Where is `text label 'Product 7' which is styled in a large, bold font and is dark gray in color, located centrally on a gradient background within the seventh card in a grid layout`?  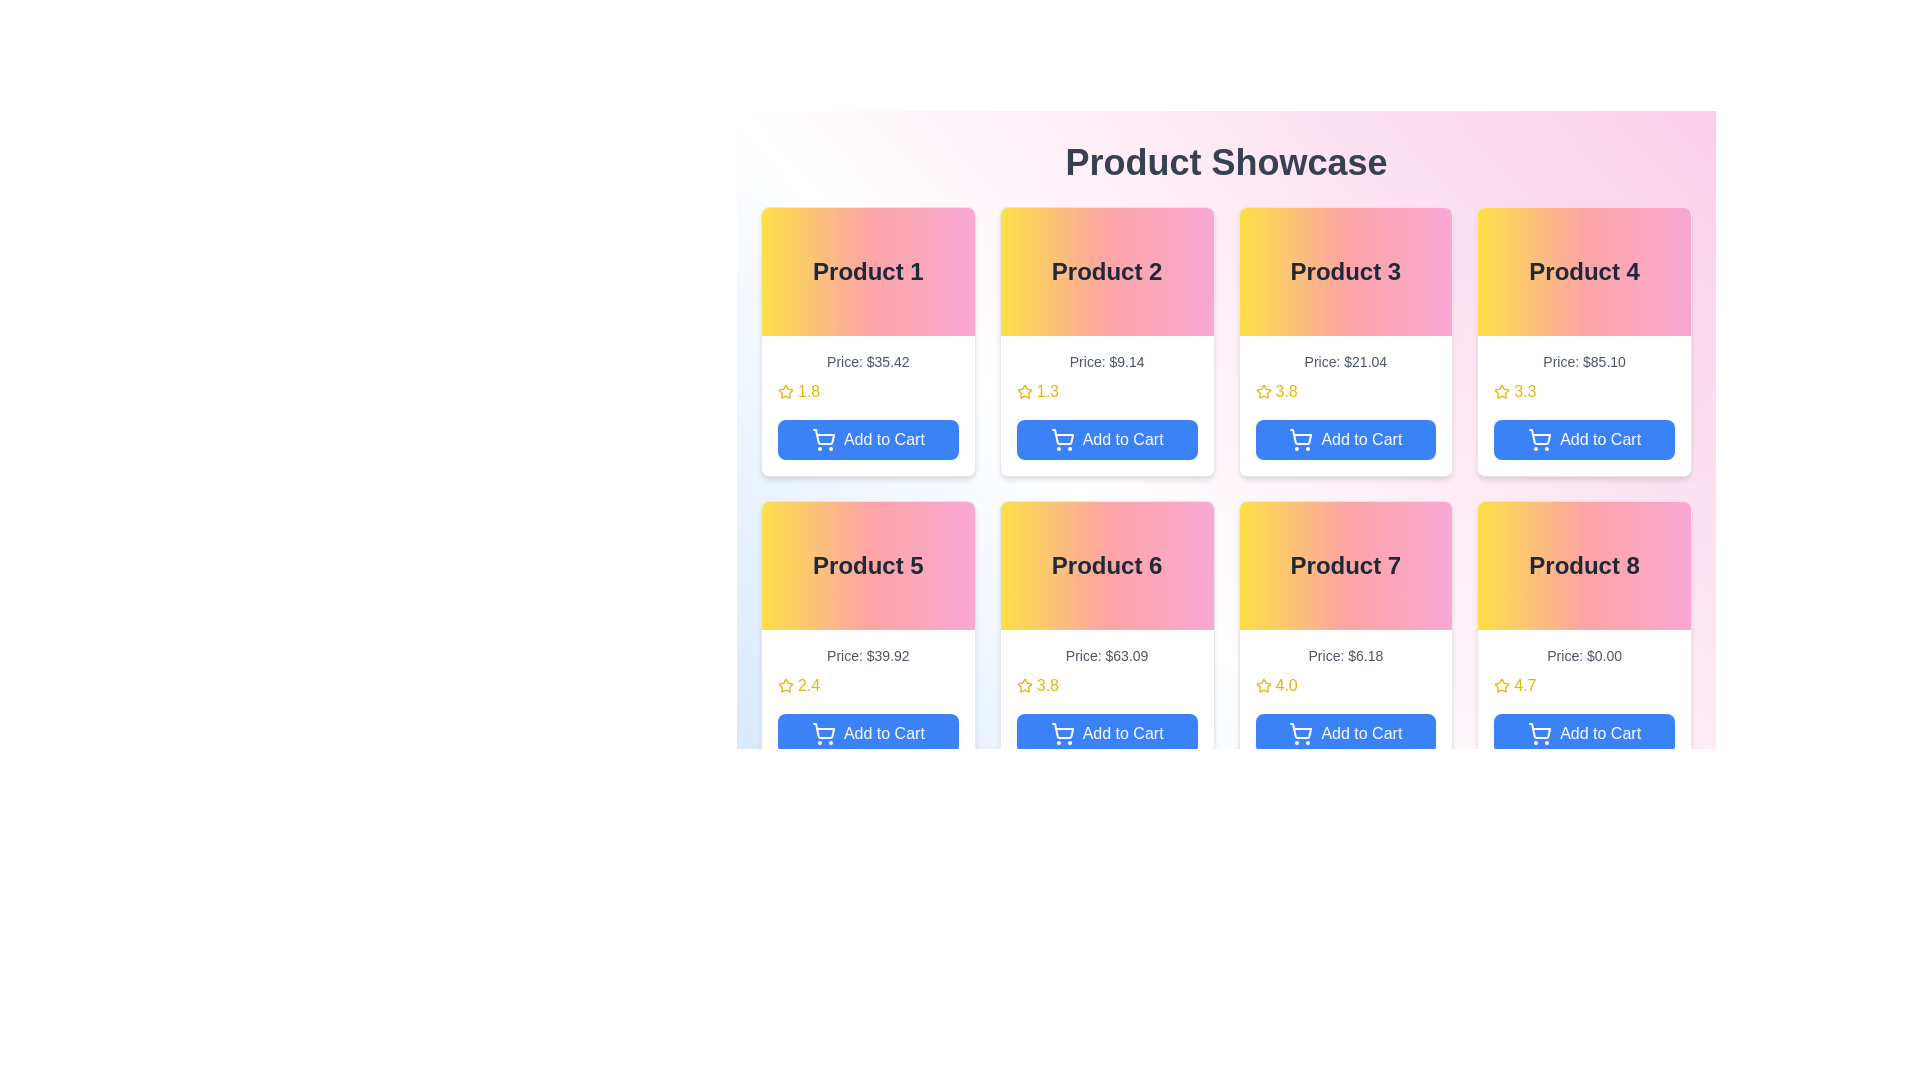 text label 'Product 7' which is styled in a large, bold font and is dark gray in color, located centrally on a gradient background within the seventh card in a grid layout is located at coordinates (1345, 566).